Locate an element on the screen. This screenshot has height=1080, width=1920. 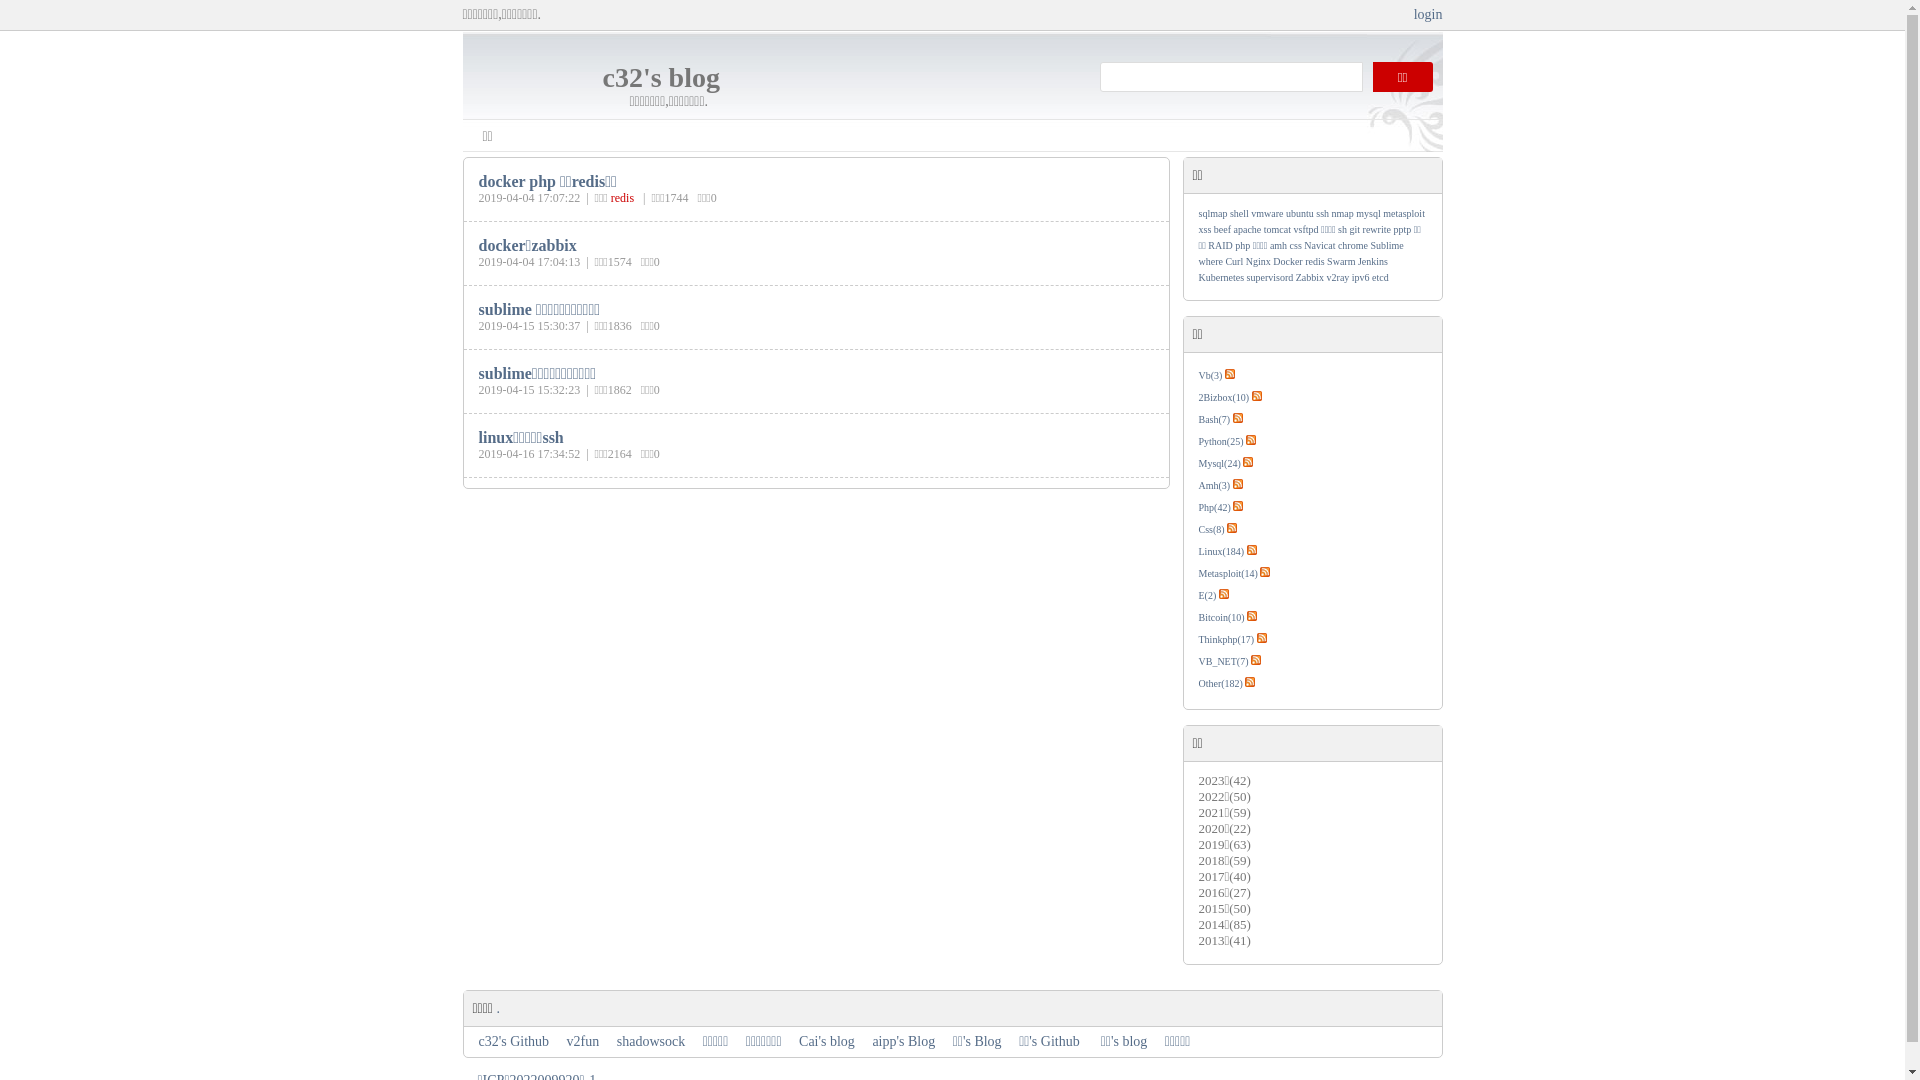
'Swarm' is located at coordinates (1340, 260).